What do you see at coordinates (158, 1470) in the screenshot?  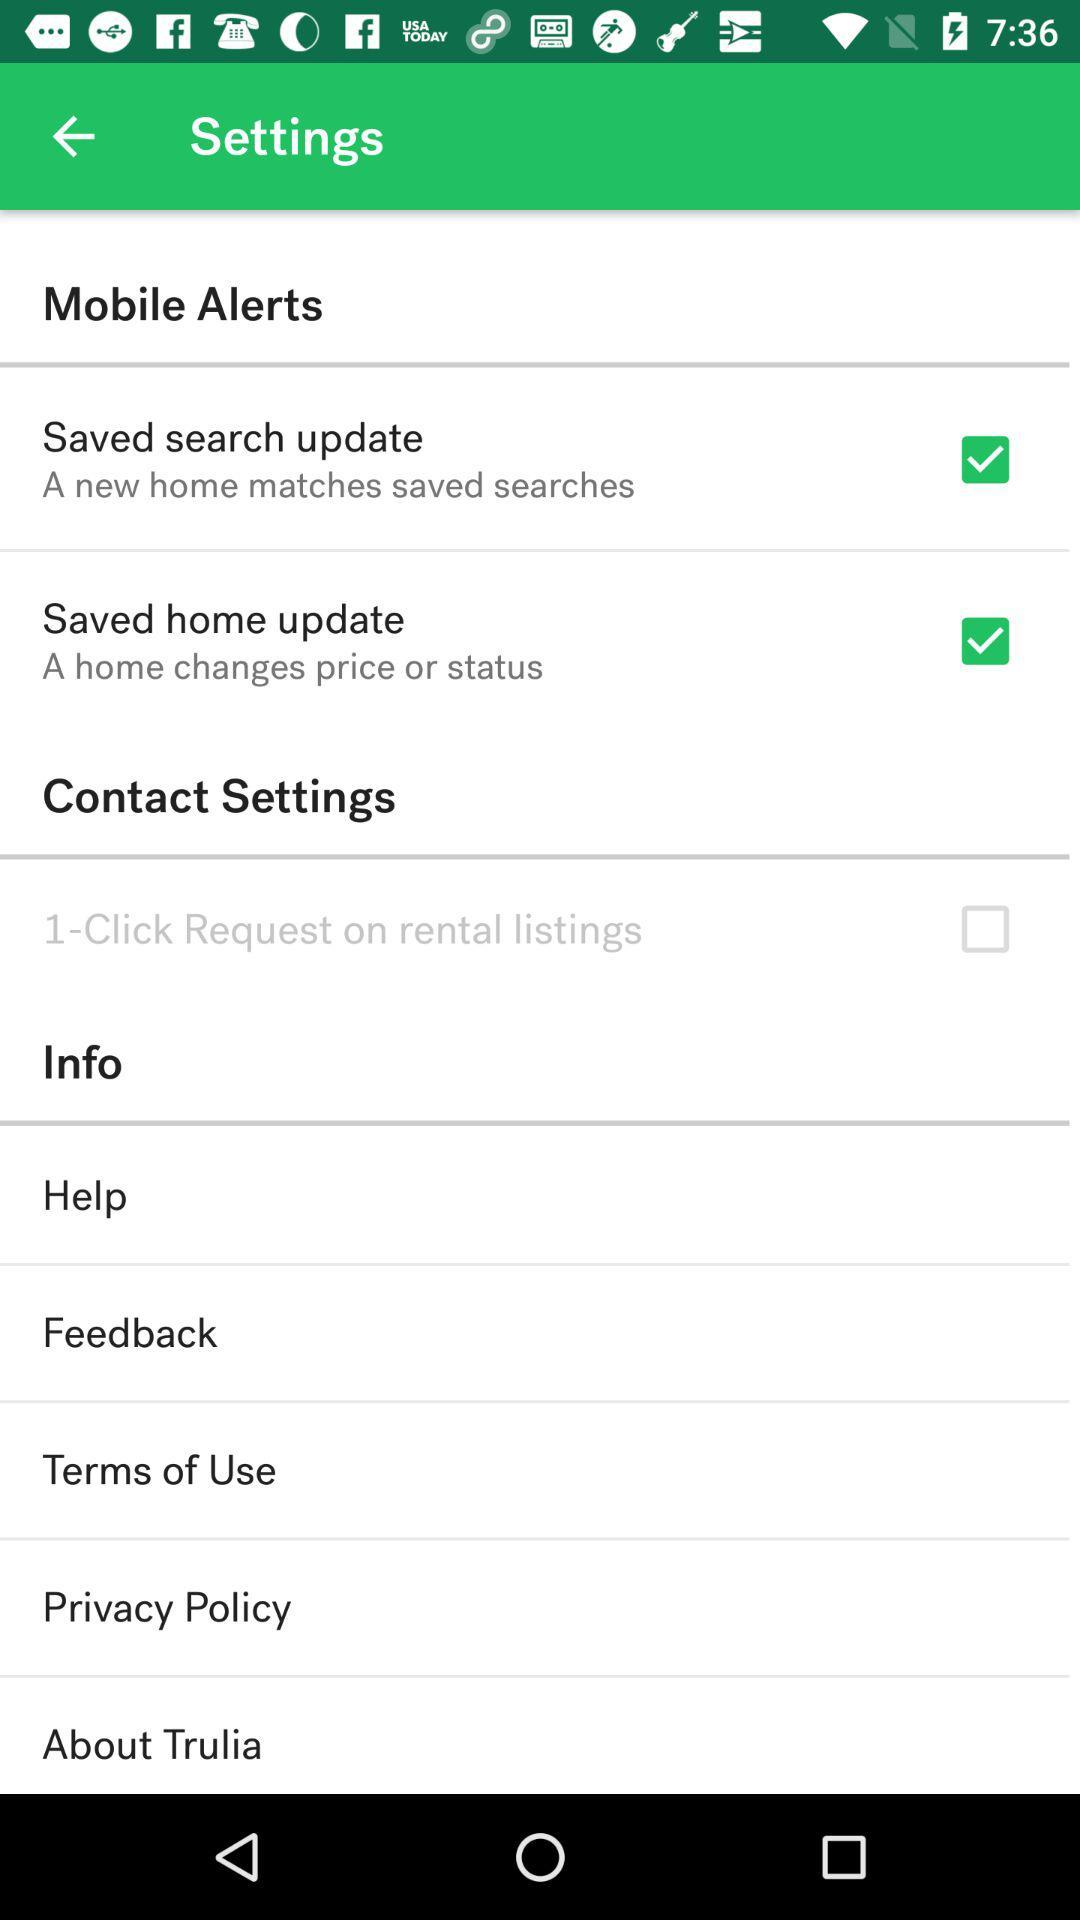 I see `terms of use item` at bounding box center [158, 1470].